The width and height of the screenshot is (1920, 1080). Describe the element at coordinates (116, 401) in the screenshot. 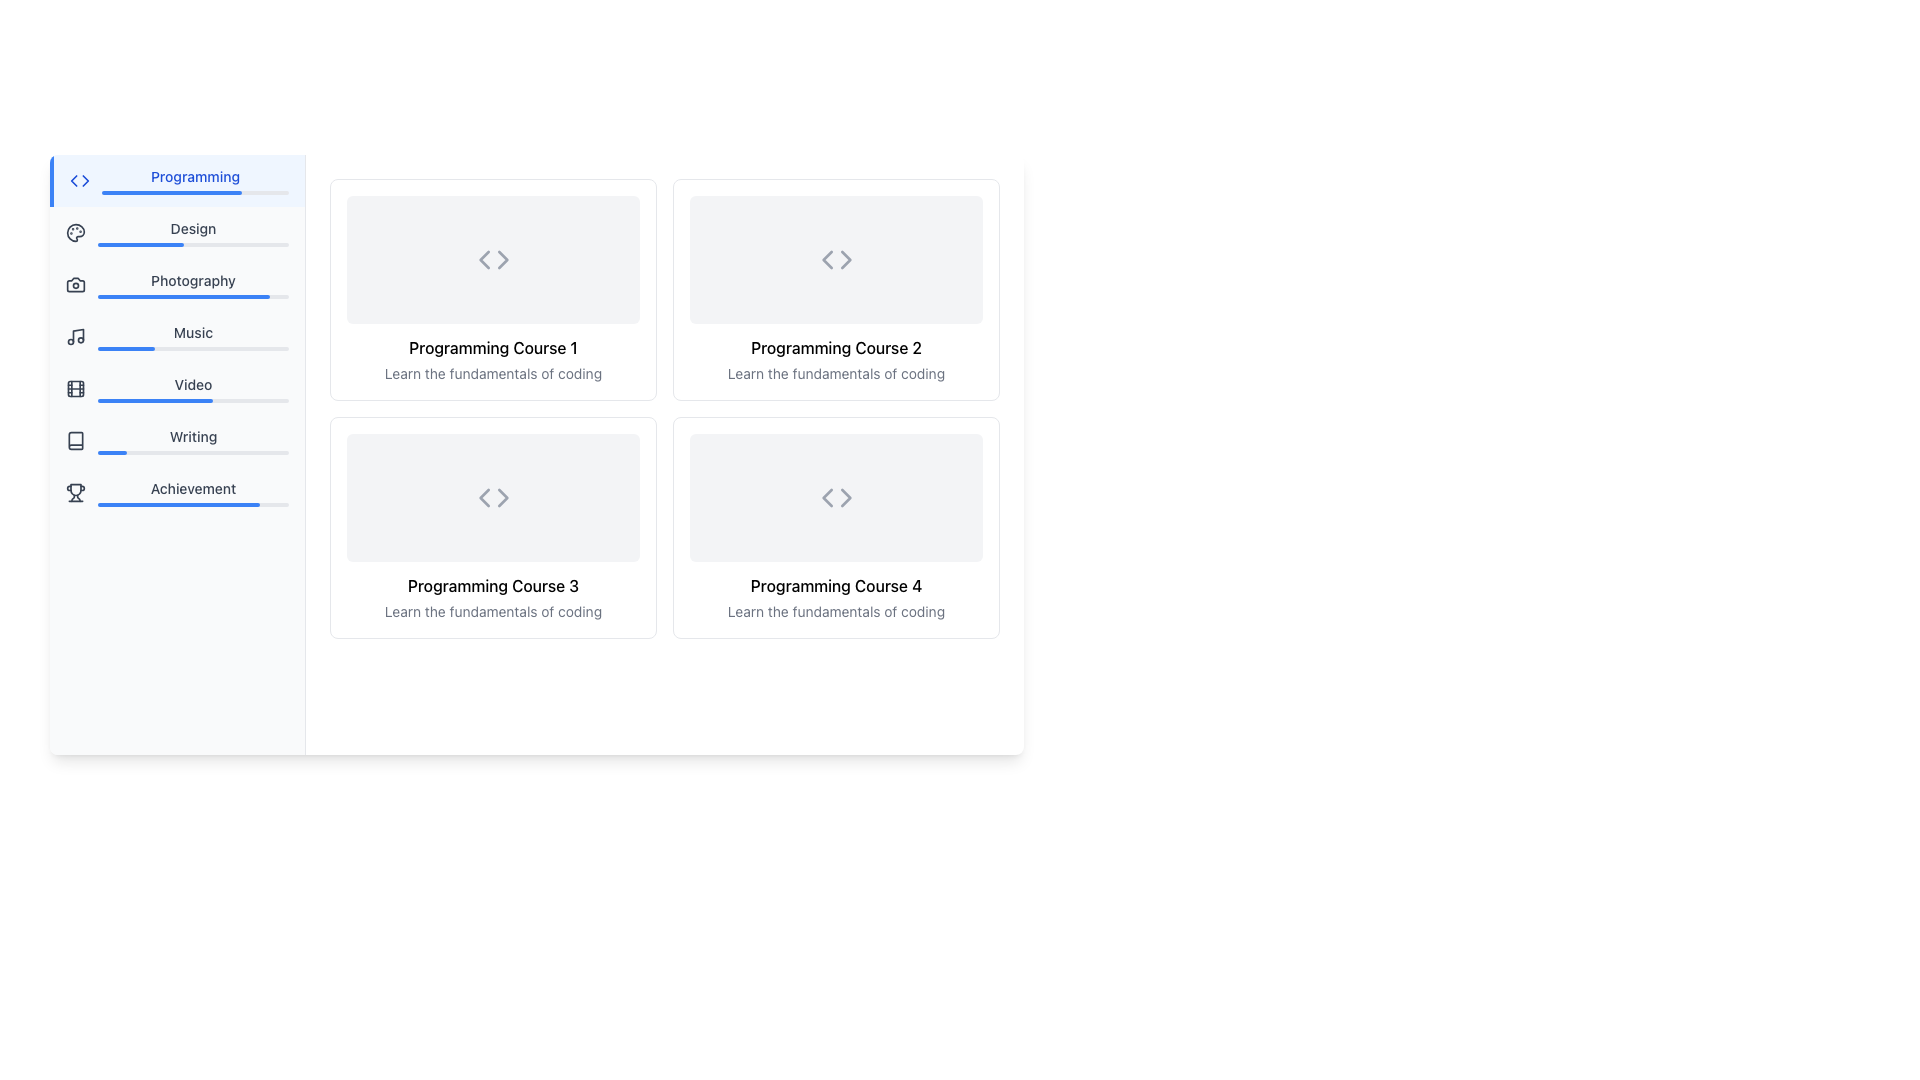

I see `the progress bar` at that location.